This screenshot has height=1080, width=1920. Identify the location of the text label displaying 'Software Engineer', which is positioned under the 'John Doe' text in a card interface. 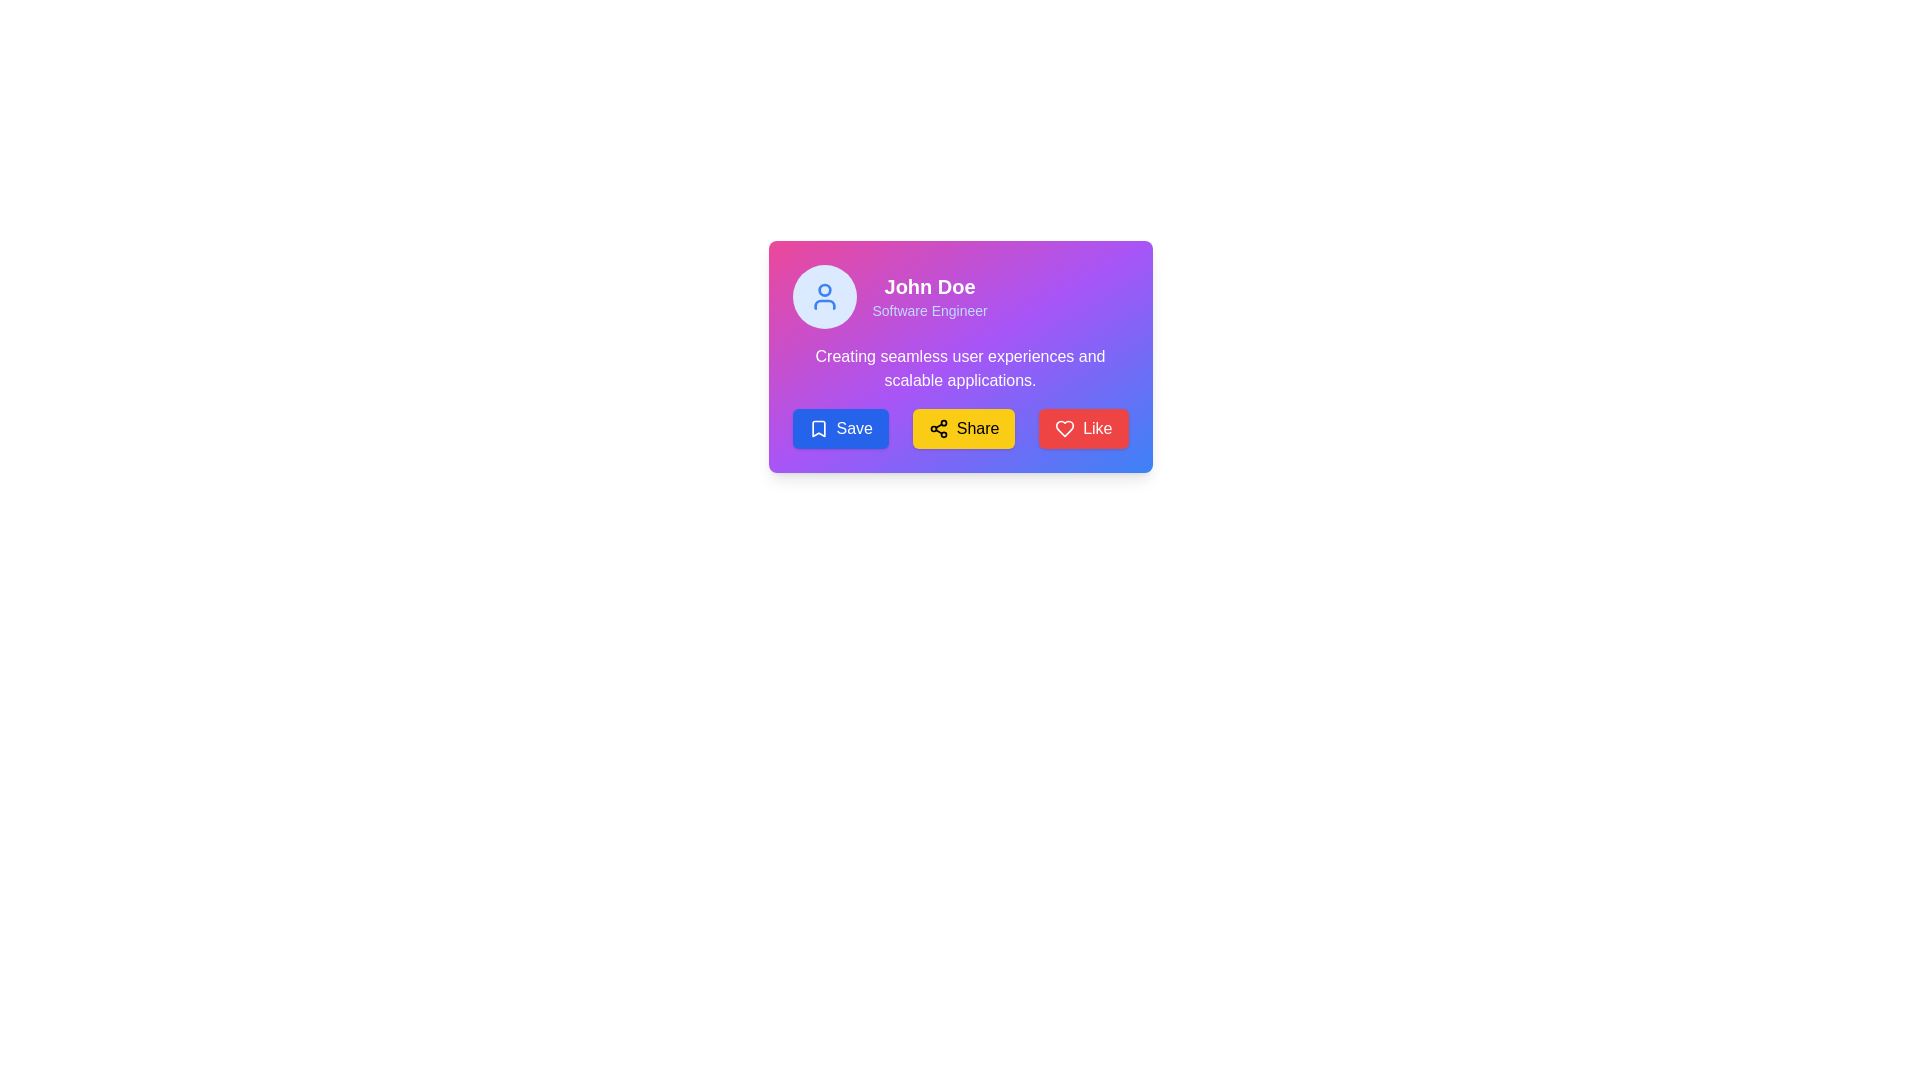
(929, 311).